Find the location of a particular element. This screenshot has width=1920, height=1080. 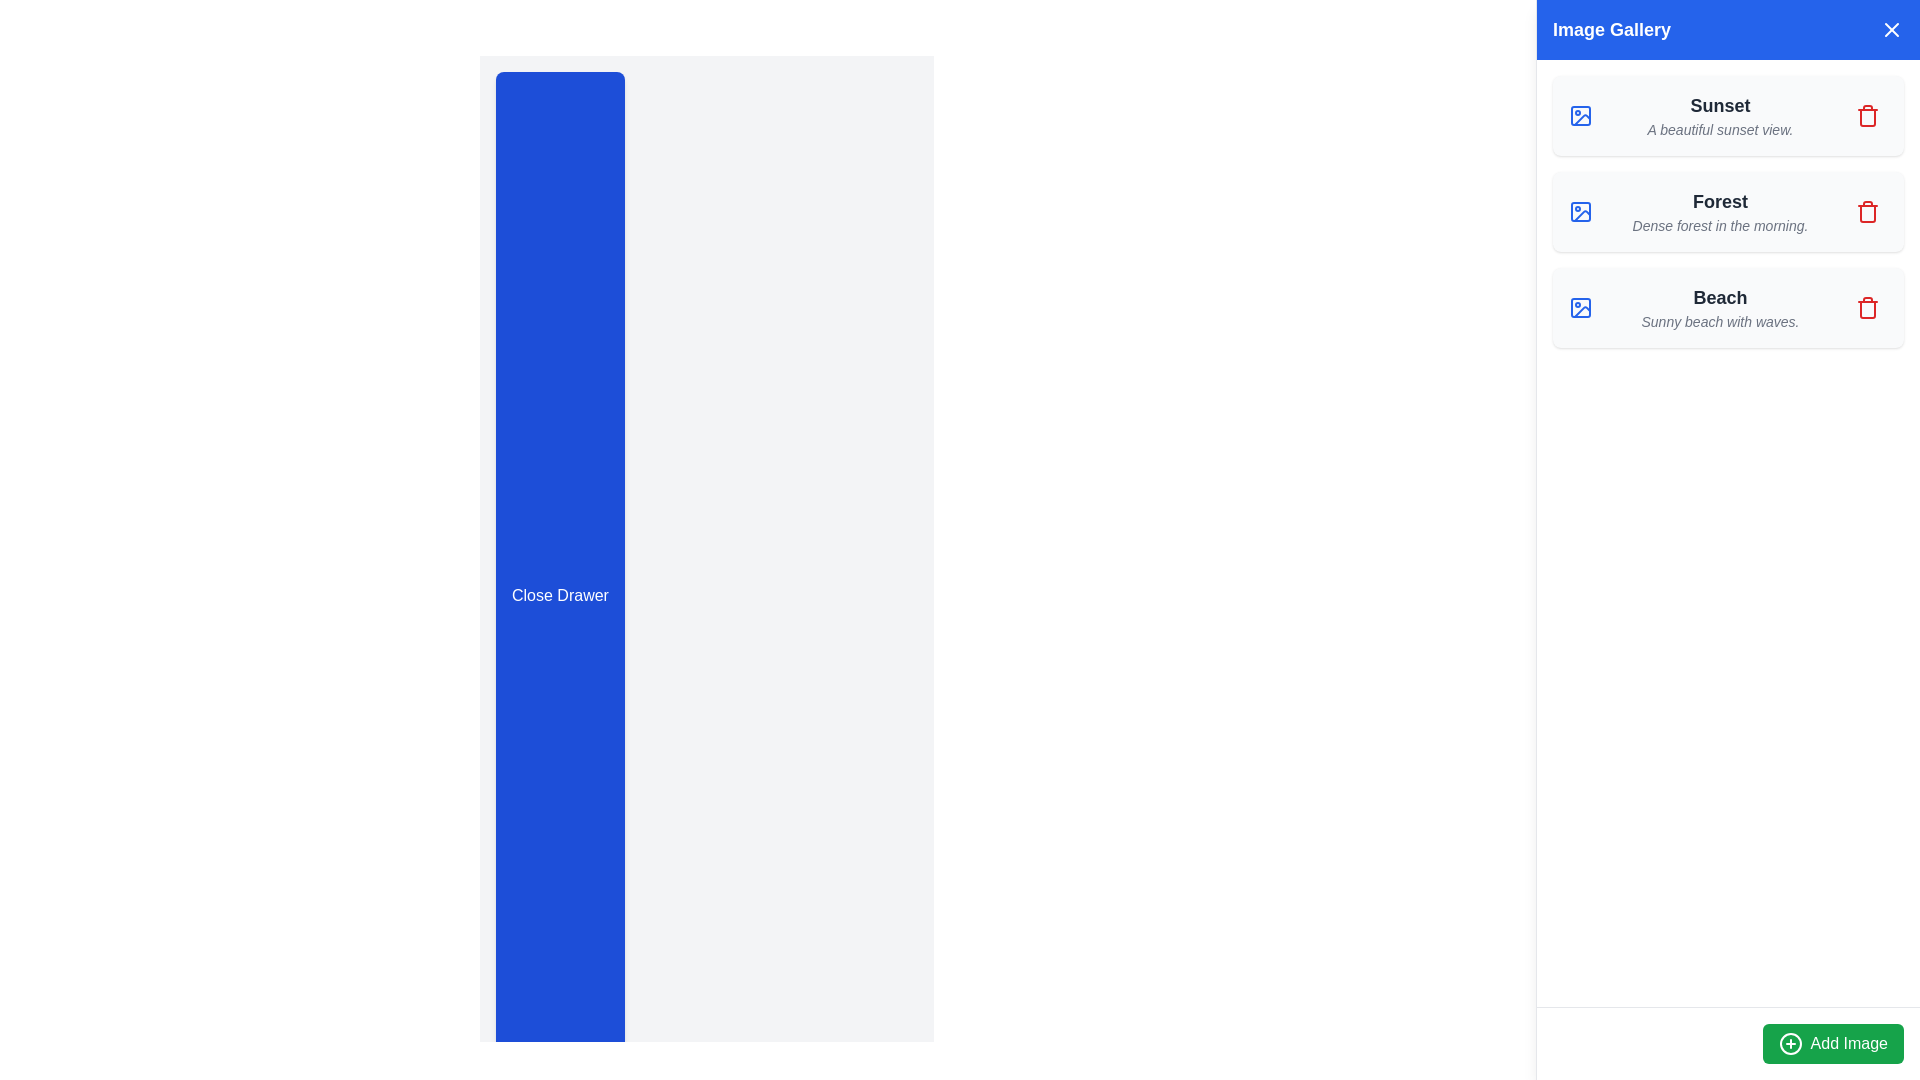

the landscape picture icon with a blue outline, positioned to the left of the text 'Forest' is located at coordinates (1579, 212).